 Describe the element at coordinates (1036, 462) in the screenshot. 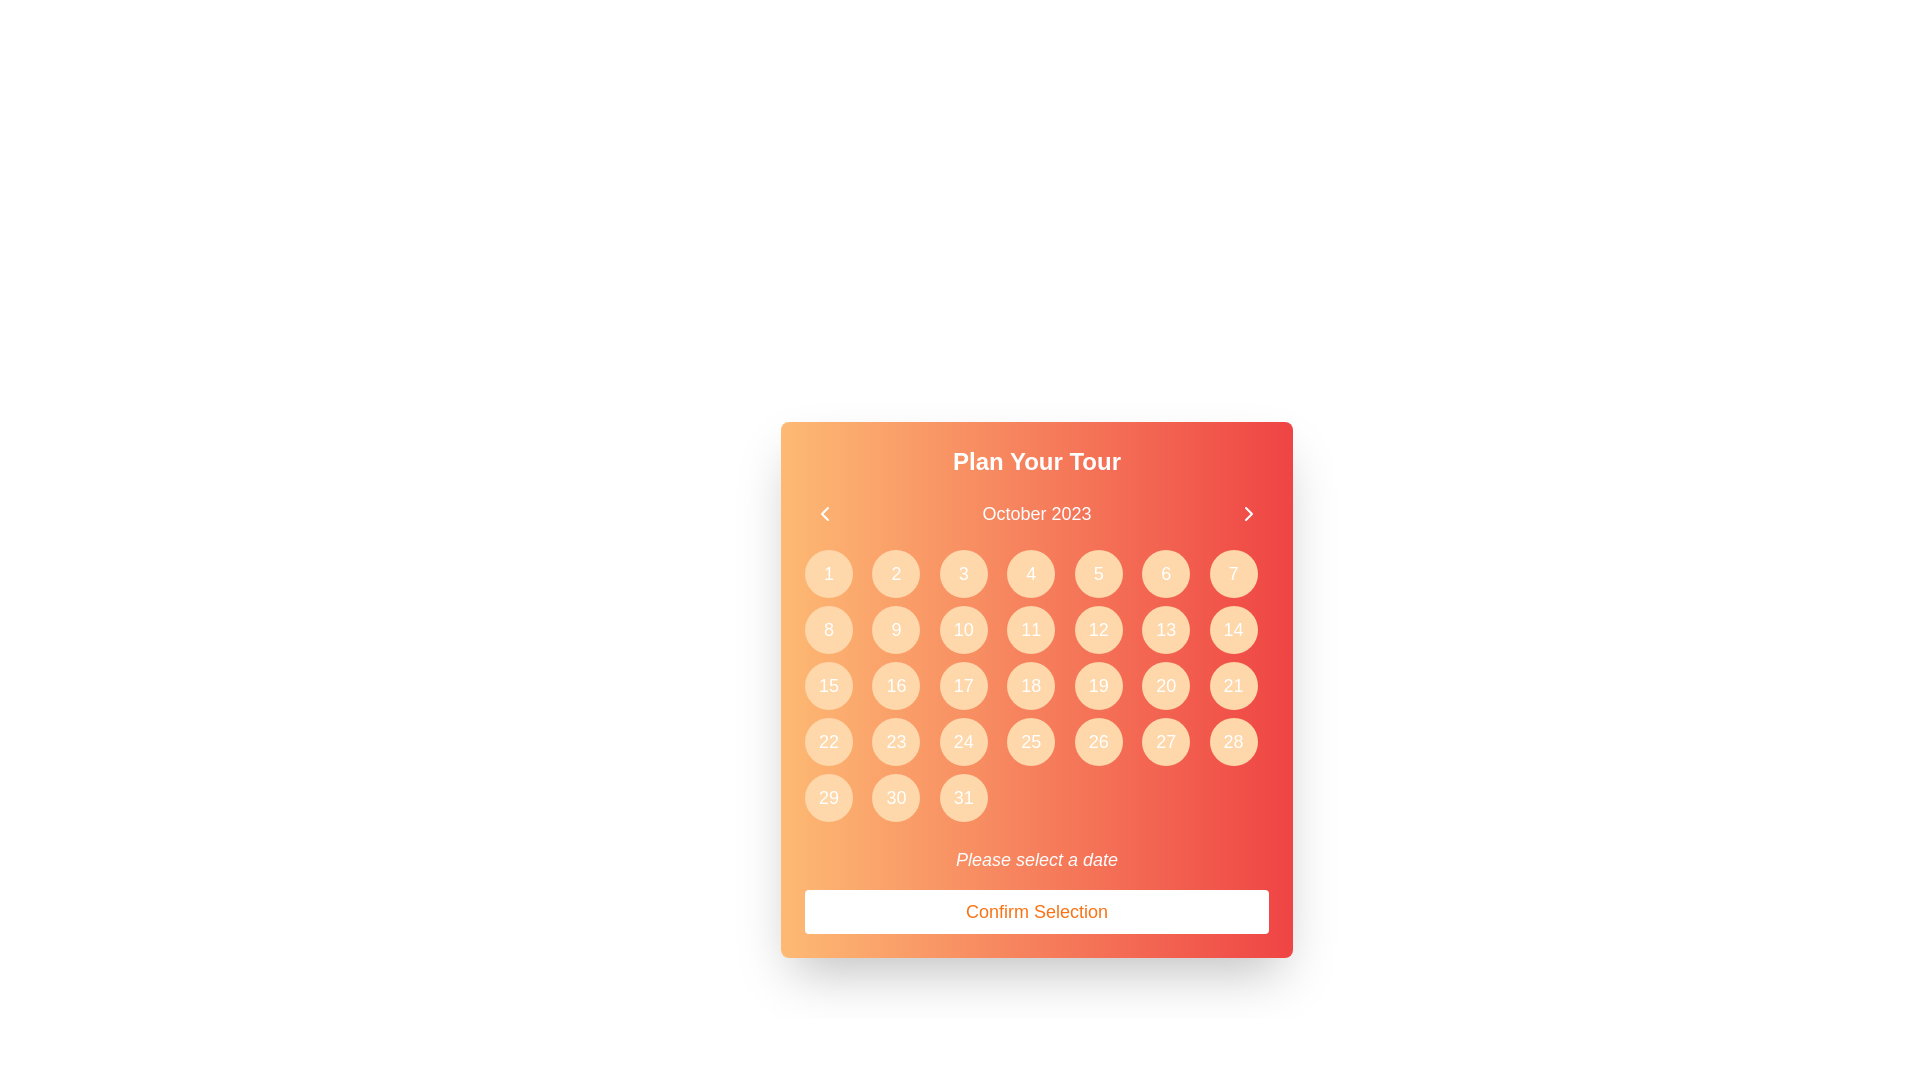

I see `the text label displaying 'Plan Your Tour', which is a bold, large font in white color against a gradient background` at that location.